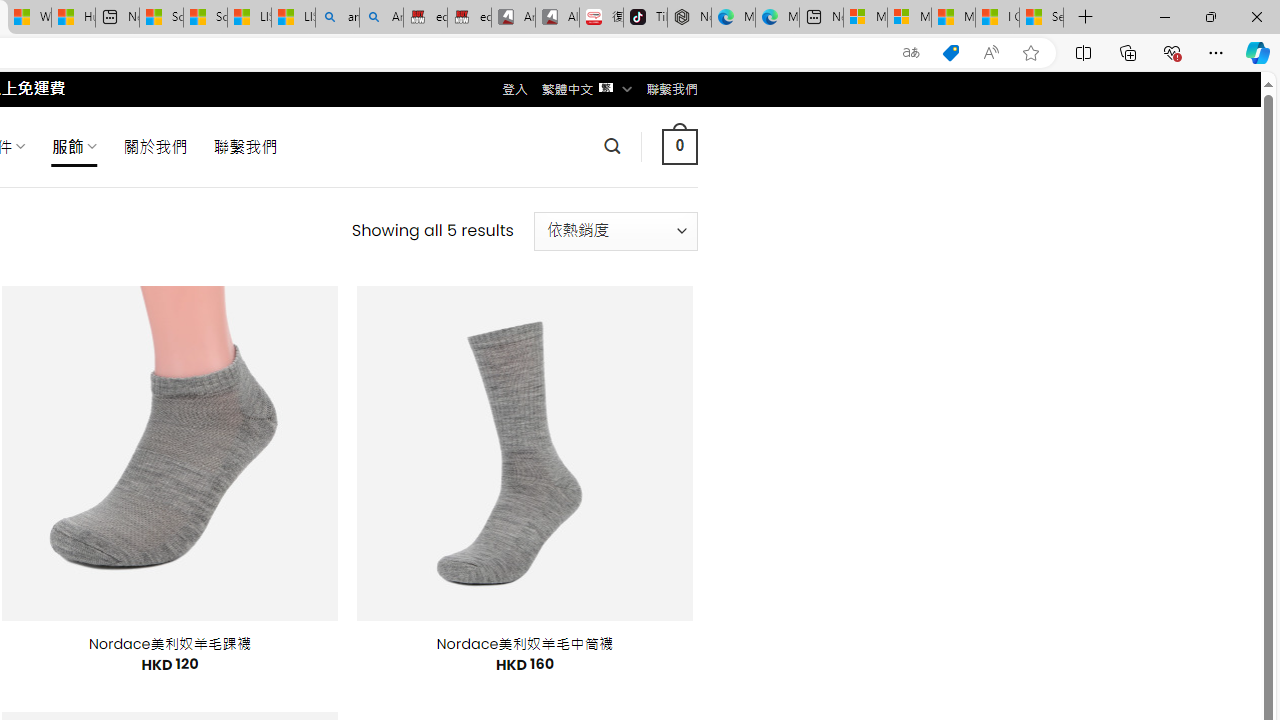 The height and width of the screenshot is (720, 1280). What do you see at coordinates (337, 17) in the screenshot?
I see `'amazon - Search'` at bounding box center [337, 17].